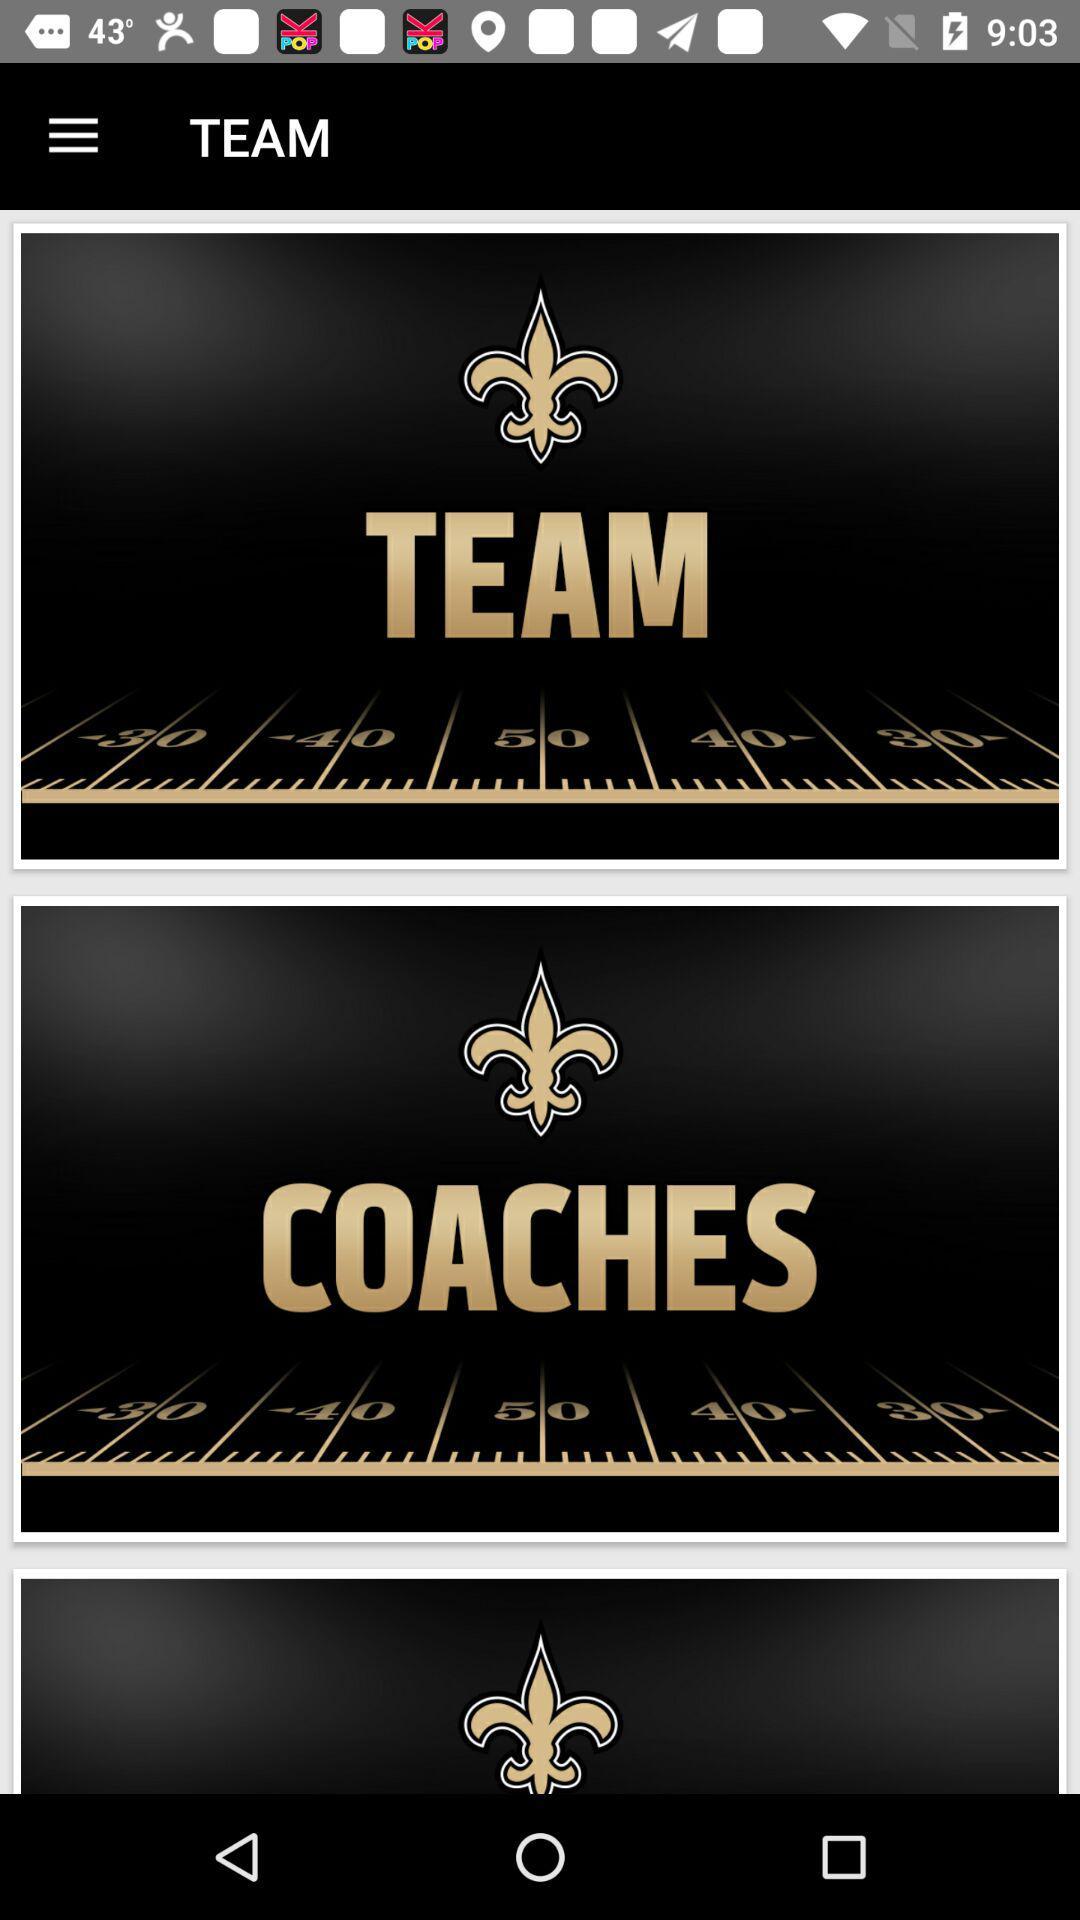 This screenshot has width=1080, height=1920. I want to click on icon next to team icon, so click(72, 135).